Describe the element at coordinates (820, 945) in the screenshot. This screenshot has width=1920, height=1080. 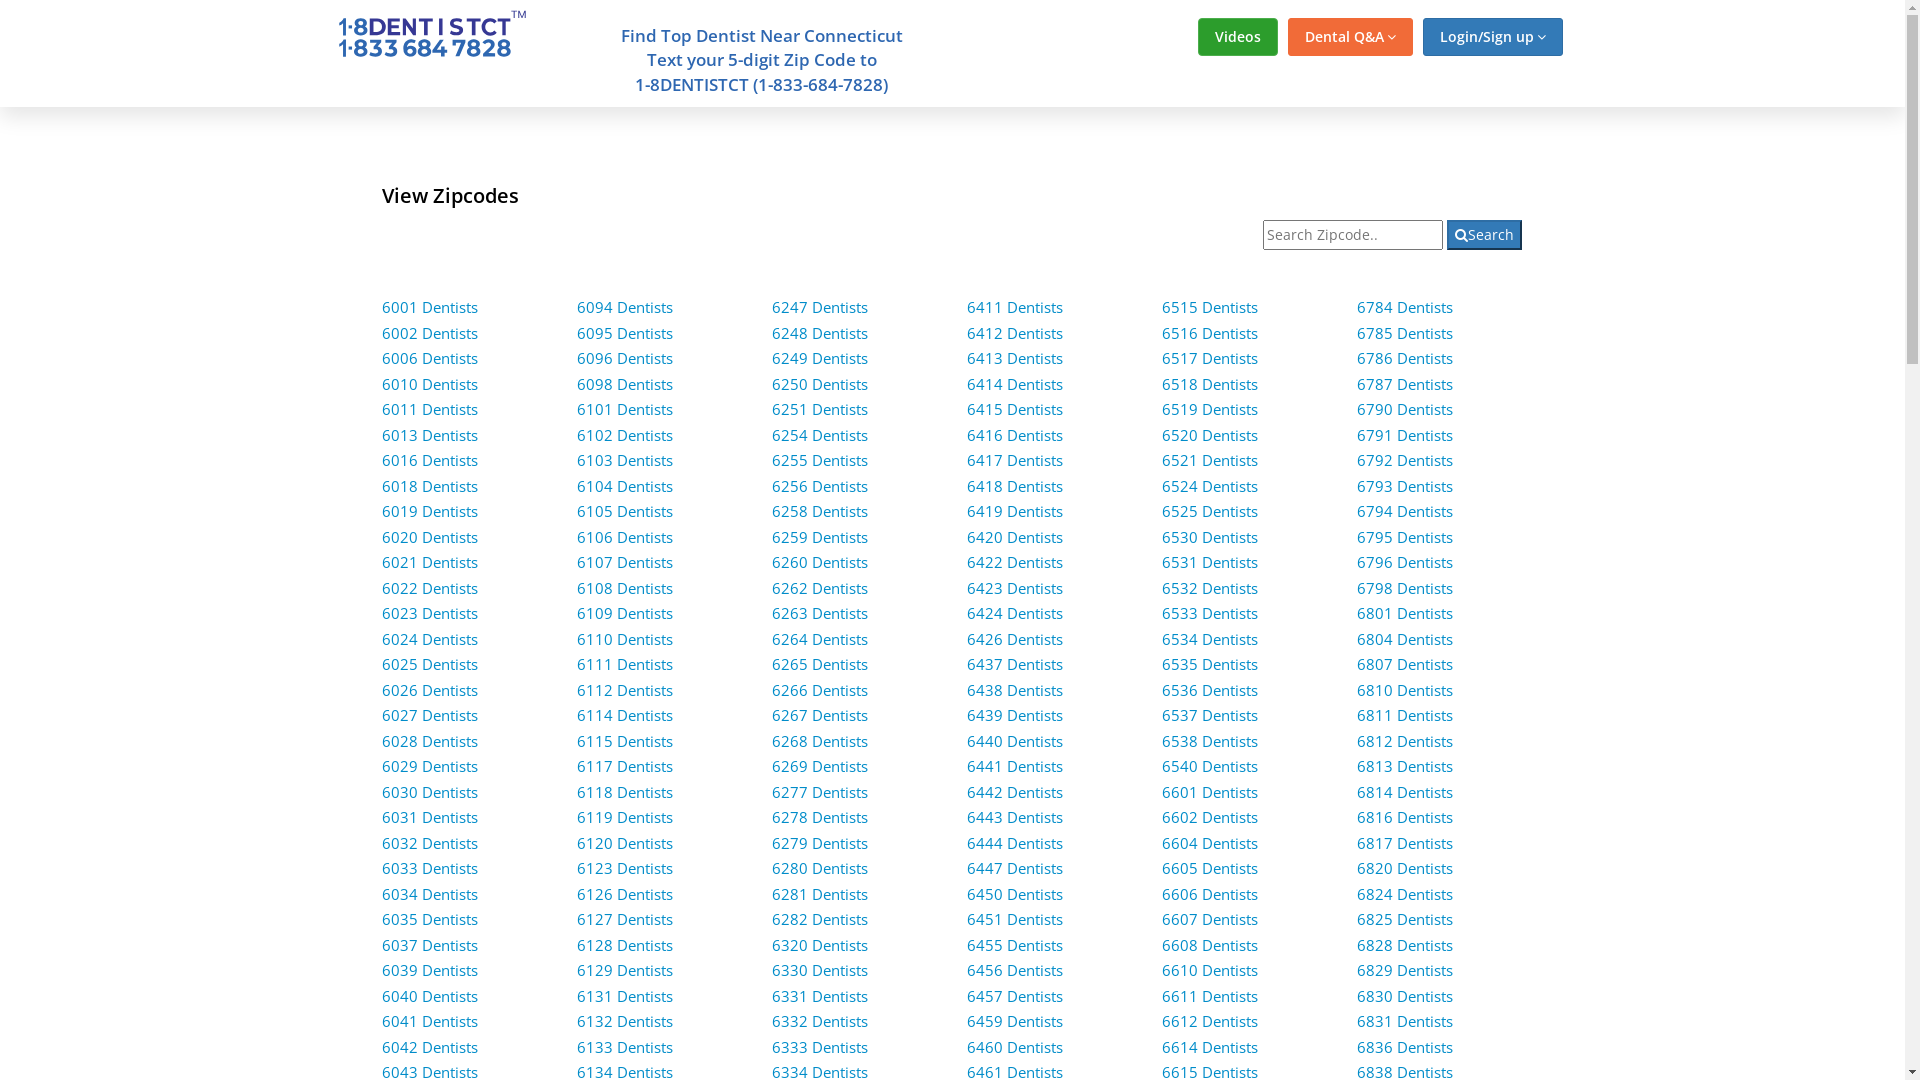
I see `'6320 Dentists'` at that location.